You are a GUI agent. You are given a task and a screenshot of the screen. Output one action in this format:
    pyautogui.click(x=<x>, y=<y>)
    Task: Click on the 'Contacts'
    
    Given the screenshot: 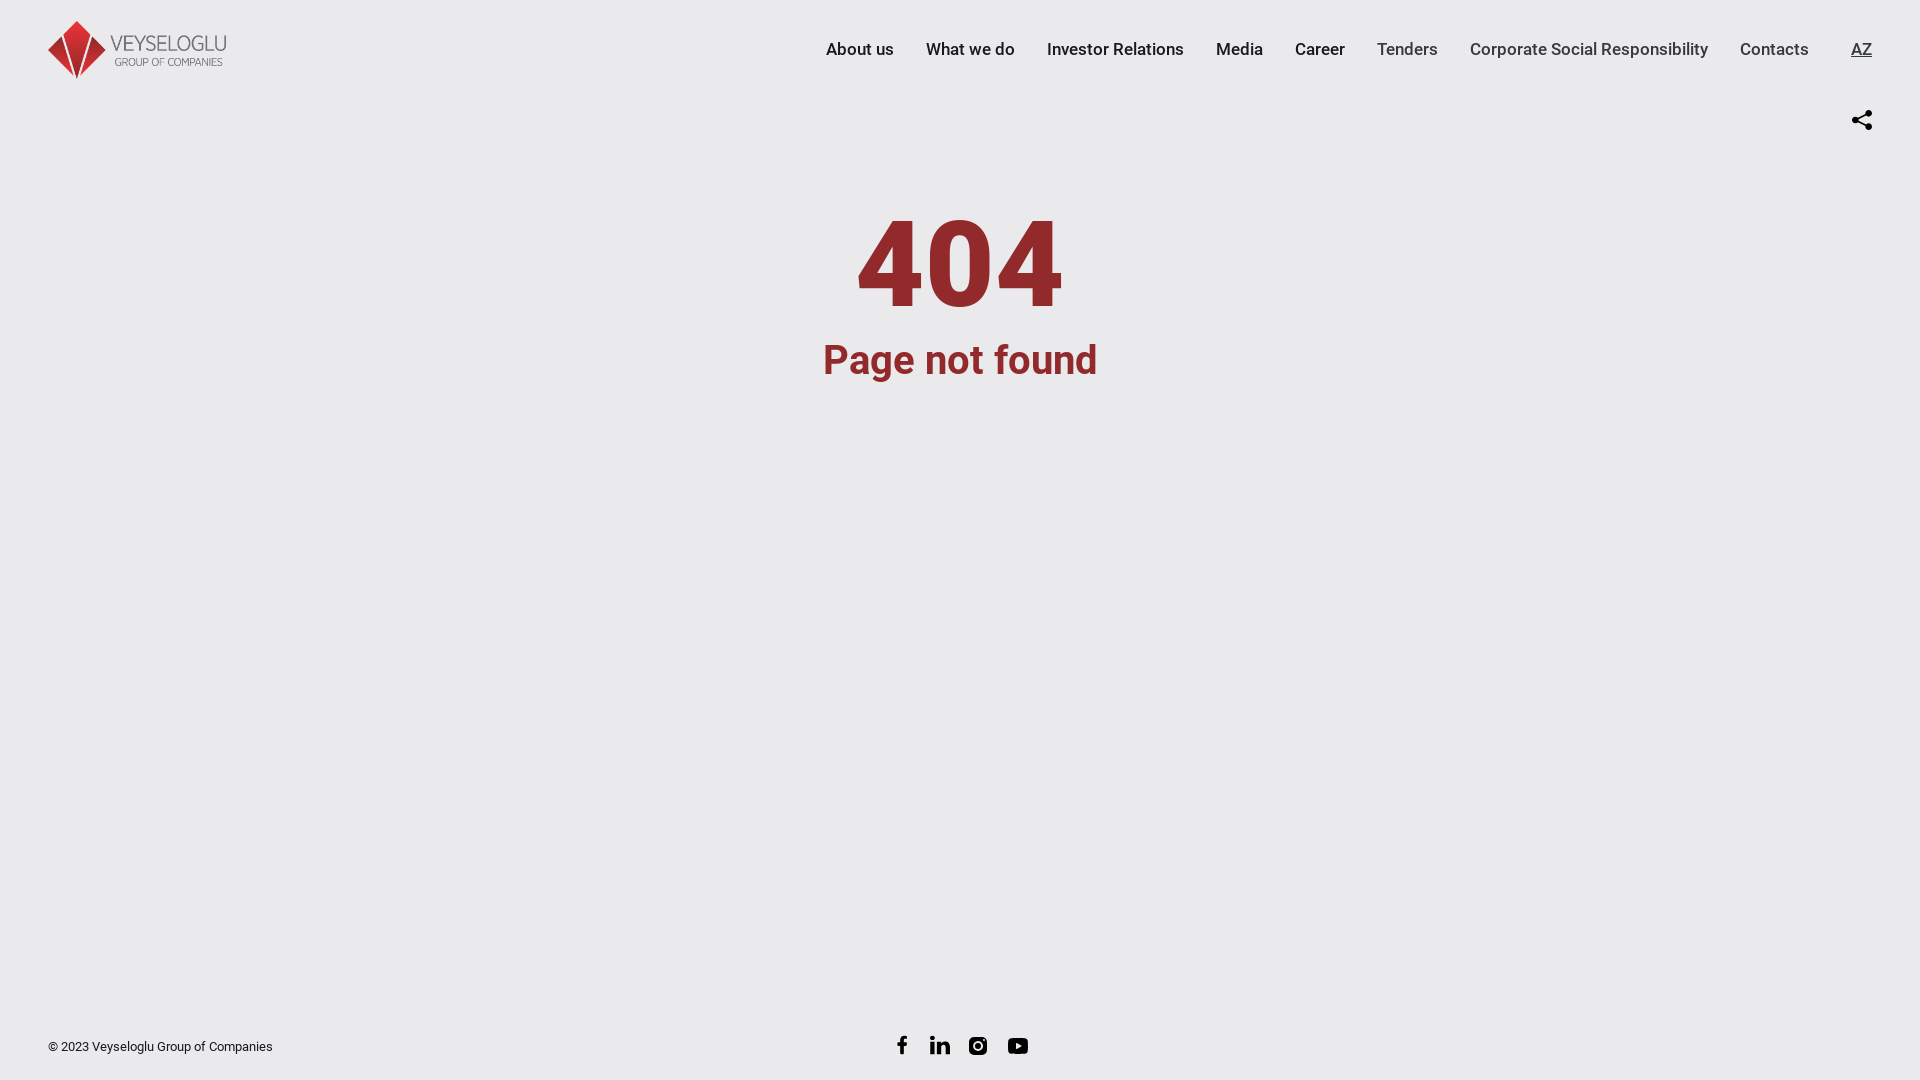 What is the action you would take?
    pyautogui.click(x=1738, y=48)
    